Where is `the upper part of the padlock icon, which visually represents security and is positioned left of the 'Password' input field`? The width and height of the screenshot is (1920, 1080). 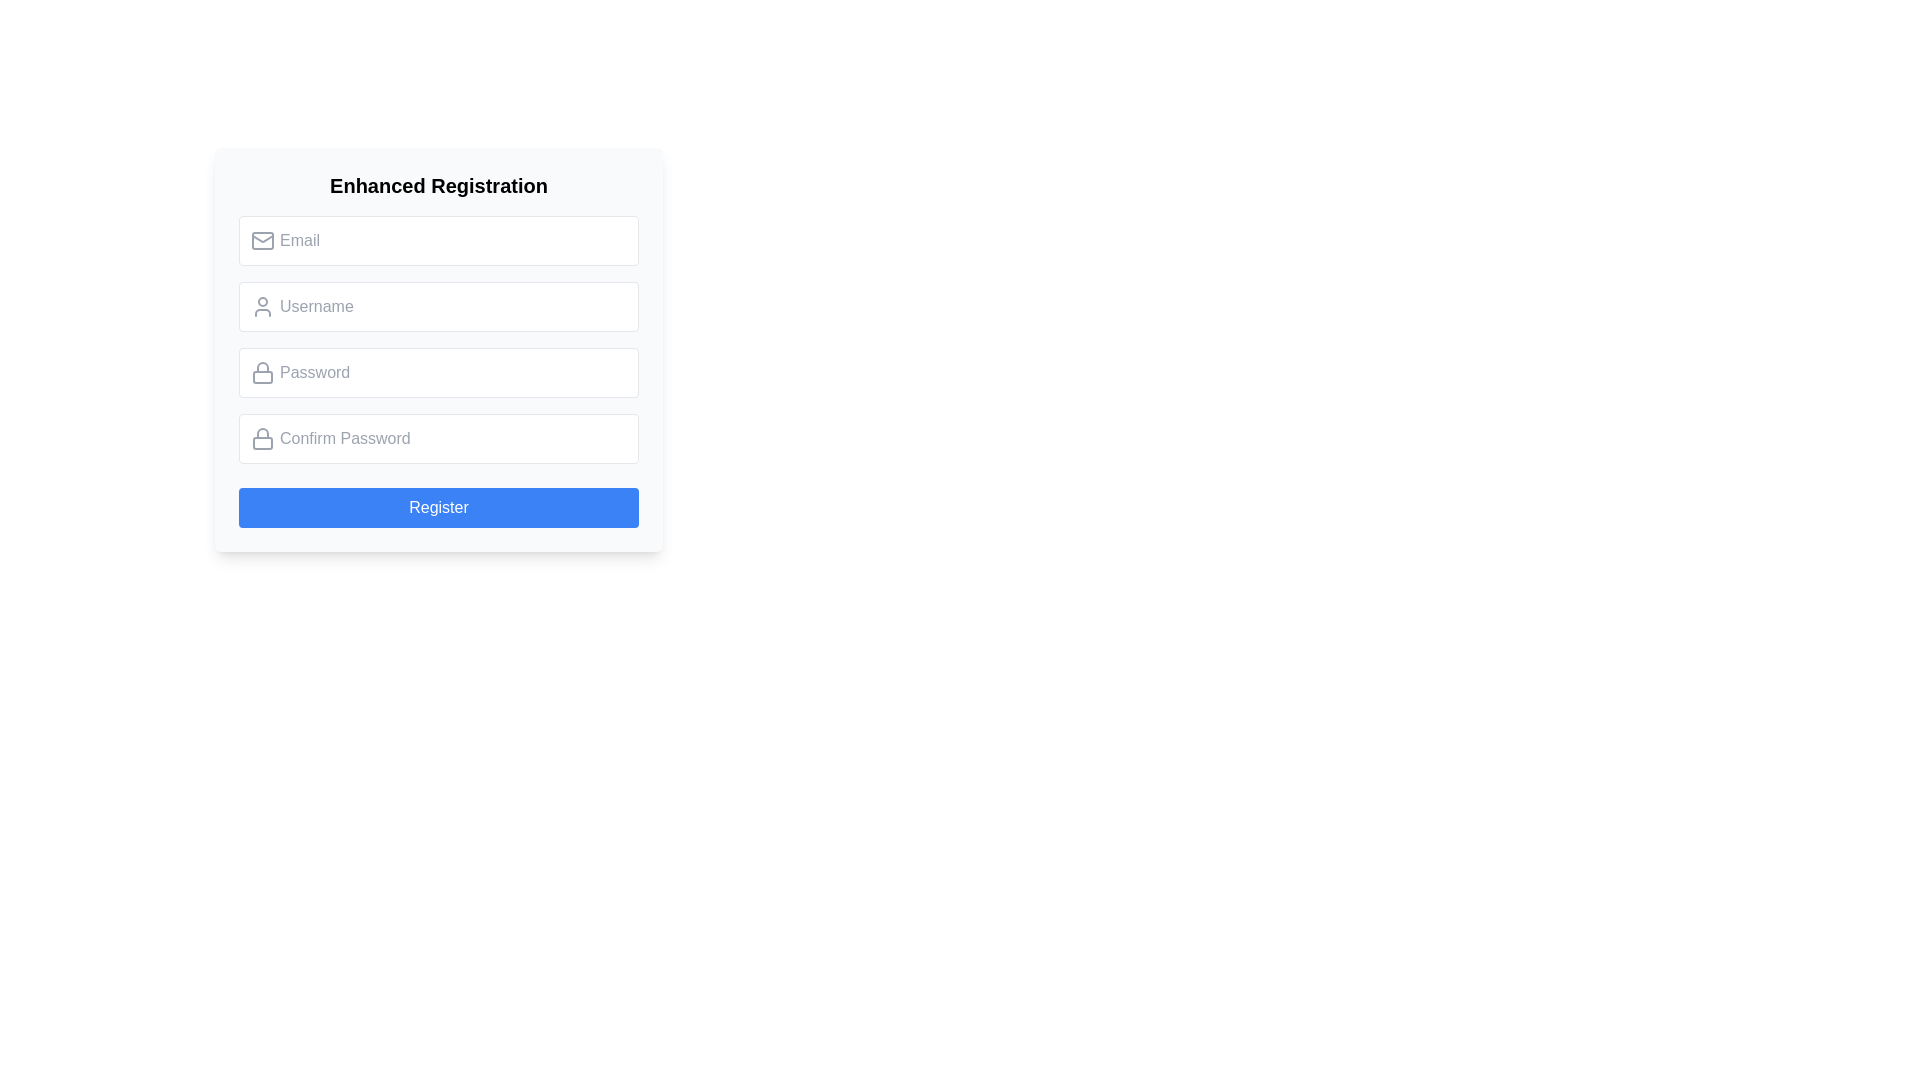
the upper part of the padlock icon, which visually represents security and is positioned left of the 'Password' input field is located at coordinates (262, 367).